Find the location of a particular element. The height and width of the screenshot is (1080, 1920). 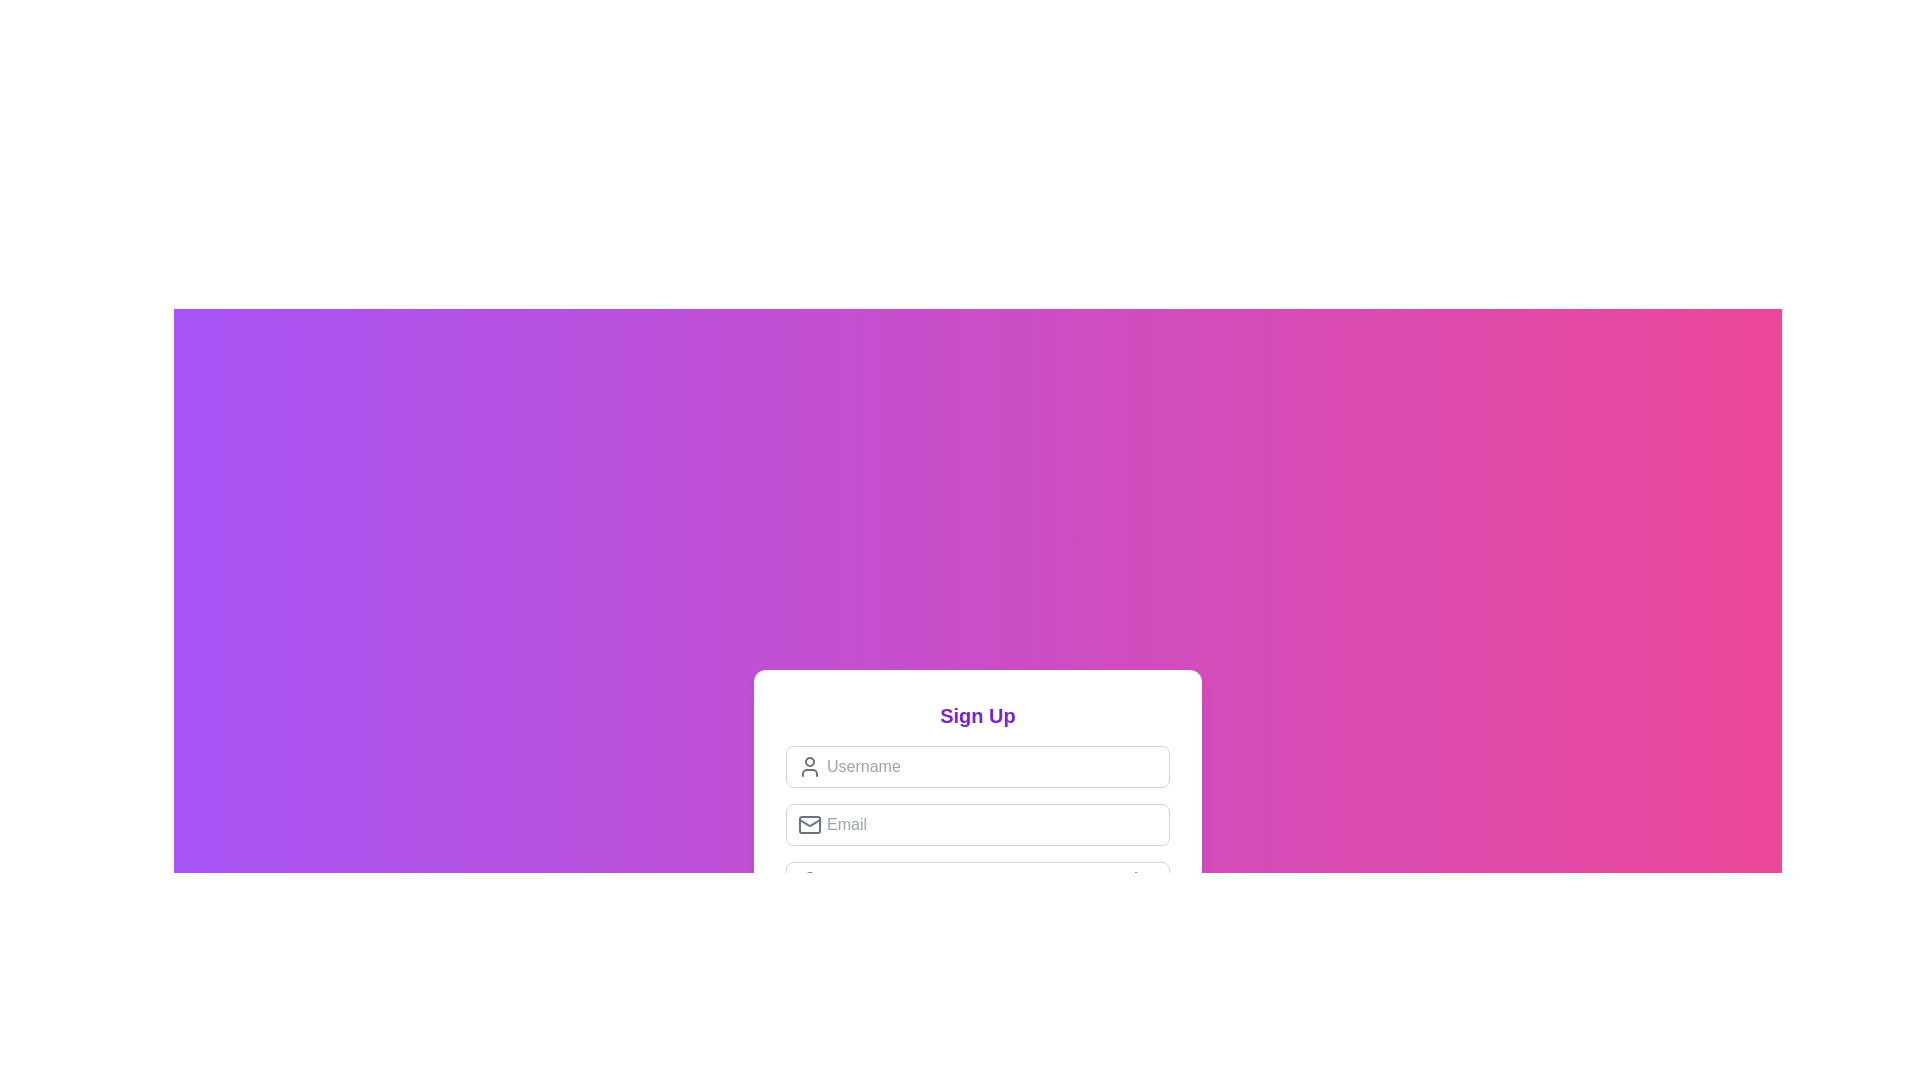

the Password input field, which is a horizontal bar with a white background located below the email input field and above the register button is located at coordinates (978, 882).